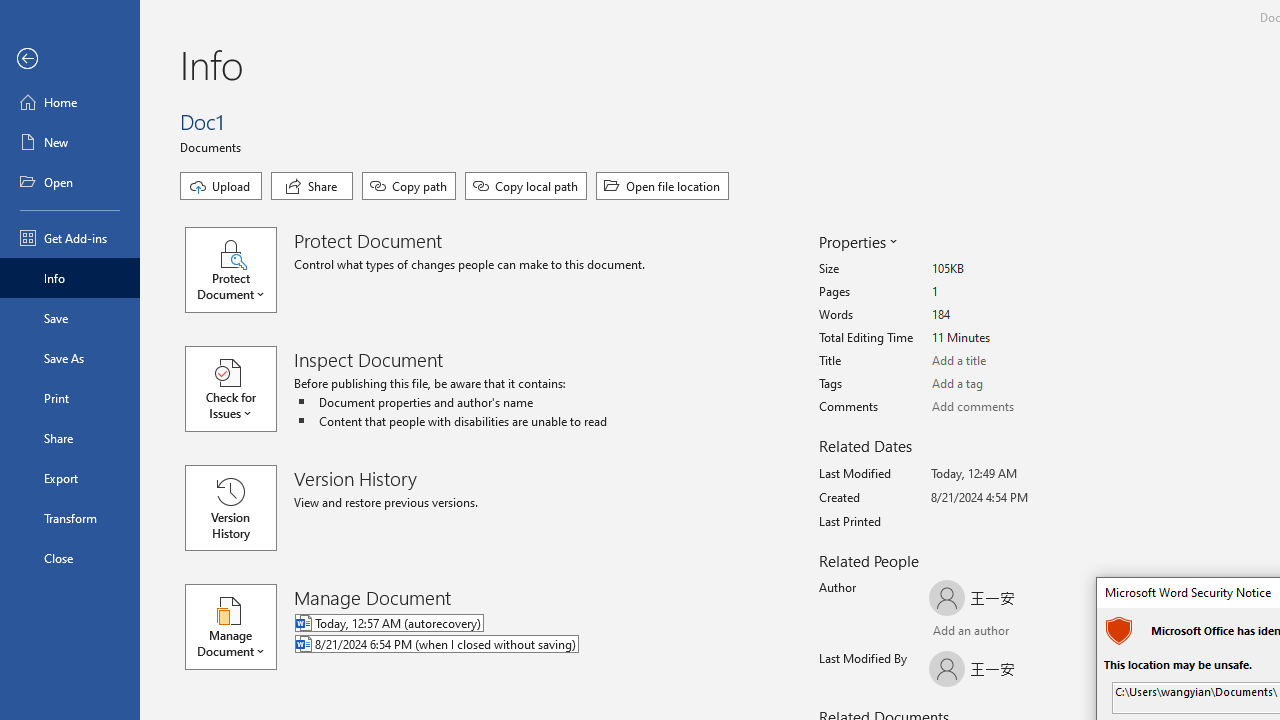 The height and width of the screenshot is (720, 1280). What do you see at coordinates (240, 270) in the screenshot?
I see `'Protect Document'` at bounding box center [240, 270].